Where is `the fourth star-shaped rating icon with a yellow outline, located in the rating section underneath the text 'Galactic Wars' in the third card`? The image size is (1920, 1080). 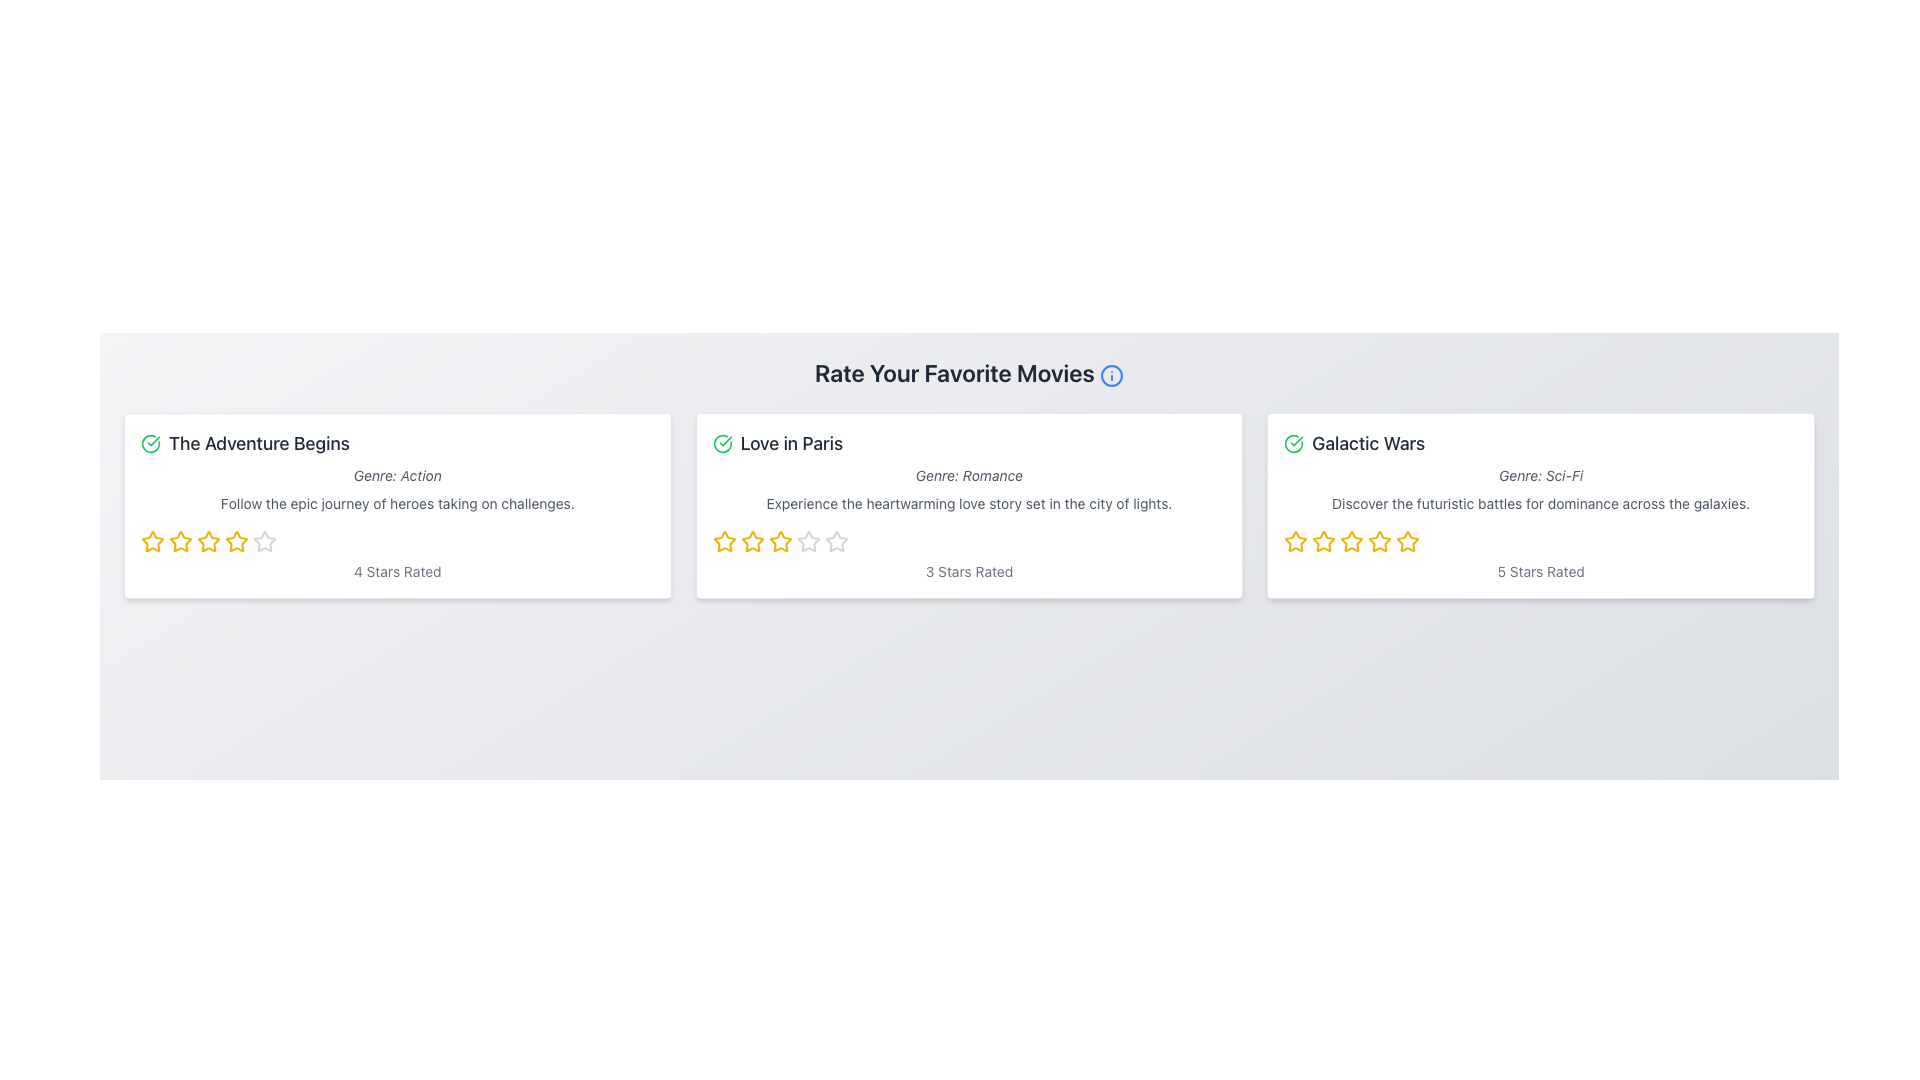 the fourth star-shaped rating icon with a yellow outline, located in the rating section underneath the text 'Galactic Wars' in the third card is located at coordinates (1352, 542).